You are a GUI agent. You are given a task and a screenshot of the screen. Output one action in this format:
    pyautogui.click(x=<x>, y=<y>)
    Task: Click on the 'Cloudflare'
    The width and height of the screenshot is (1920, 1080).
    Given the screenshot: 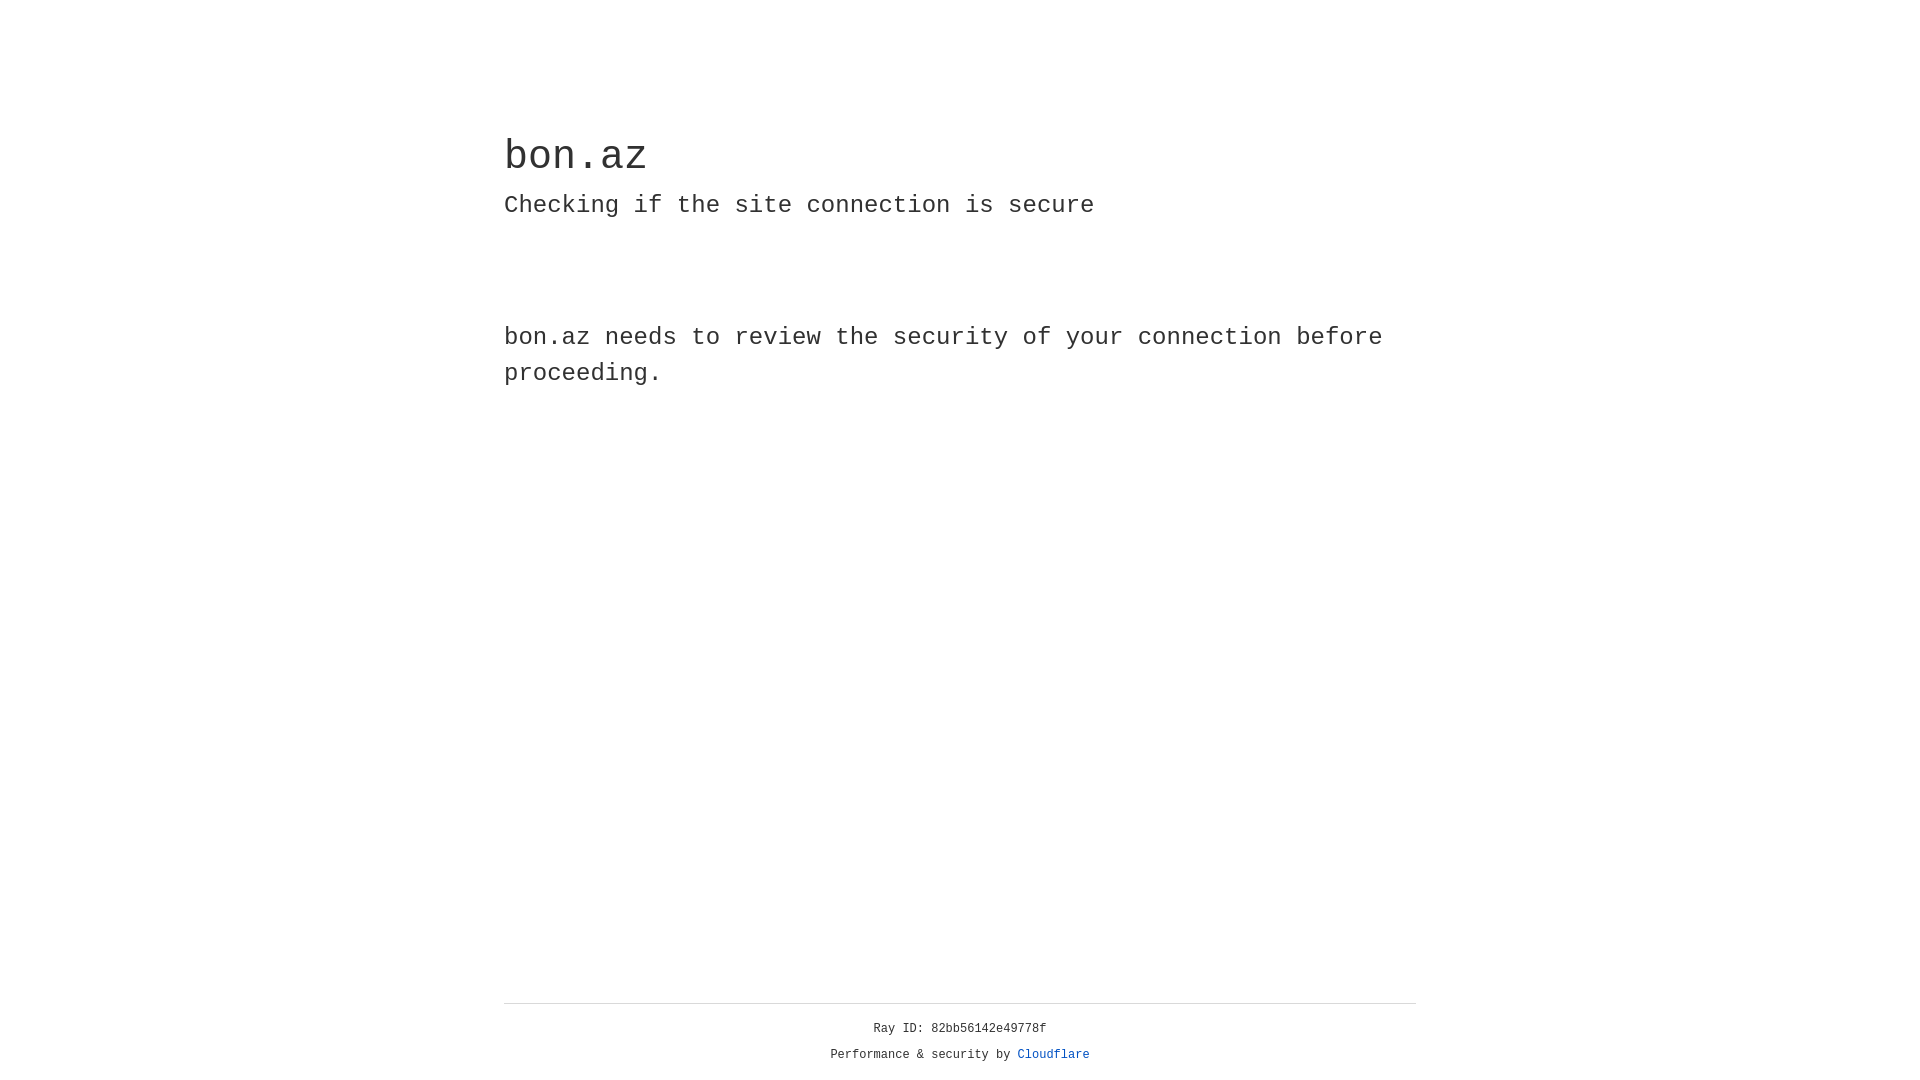 What is the action you would take?
    pyautogui.click(x=1053, y=1054)
    